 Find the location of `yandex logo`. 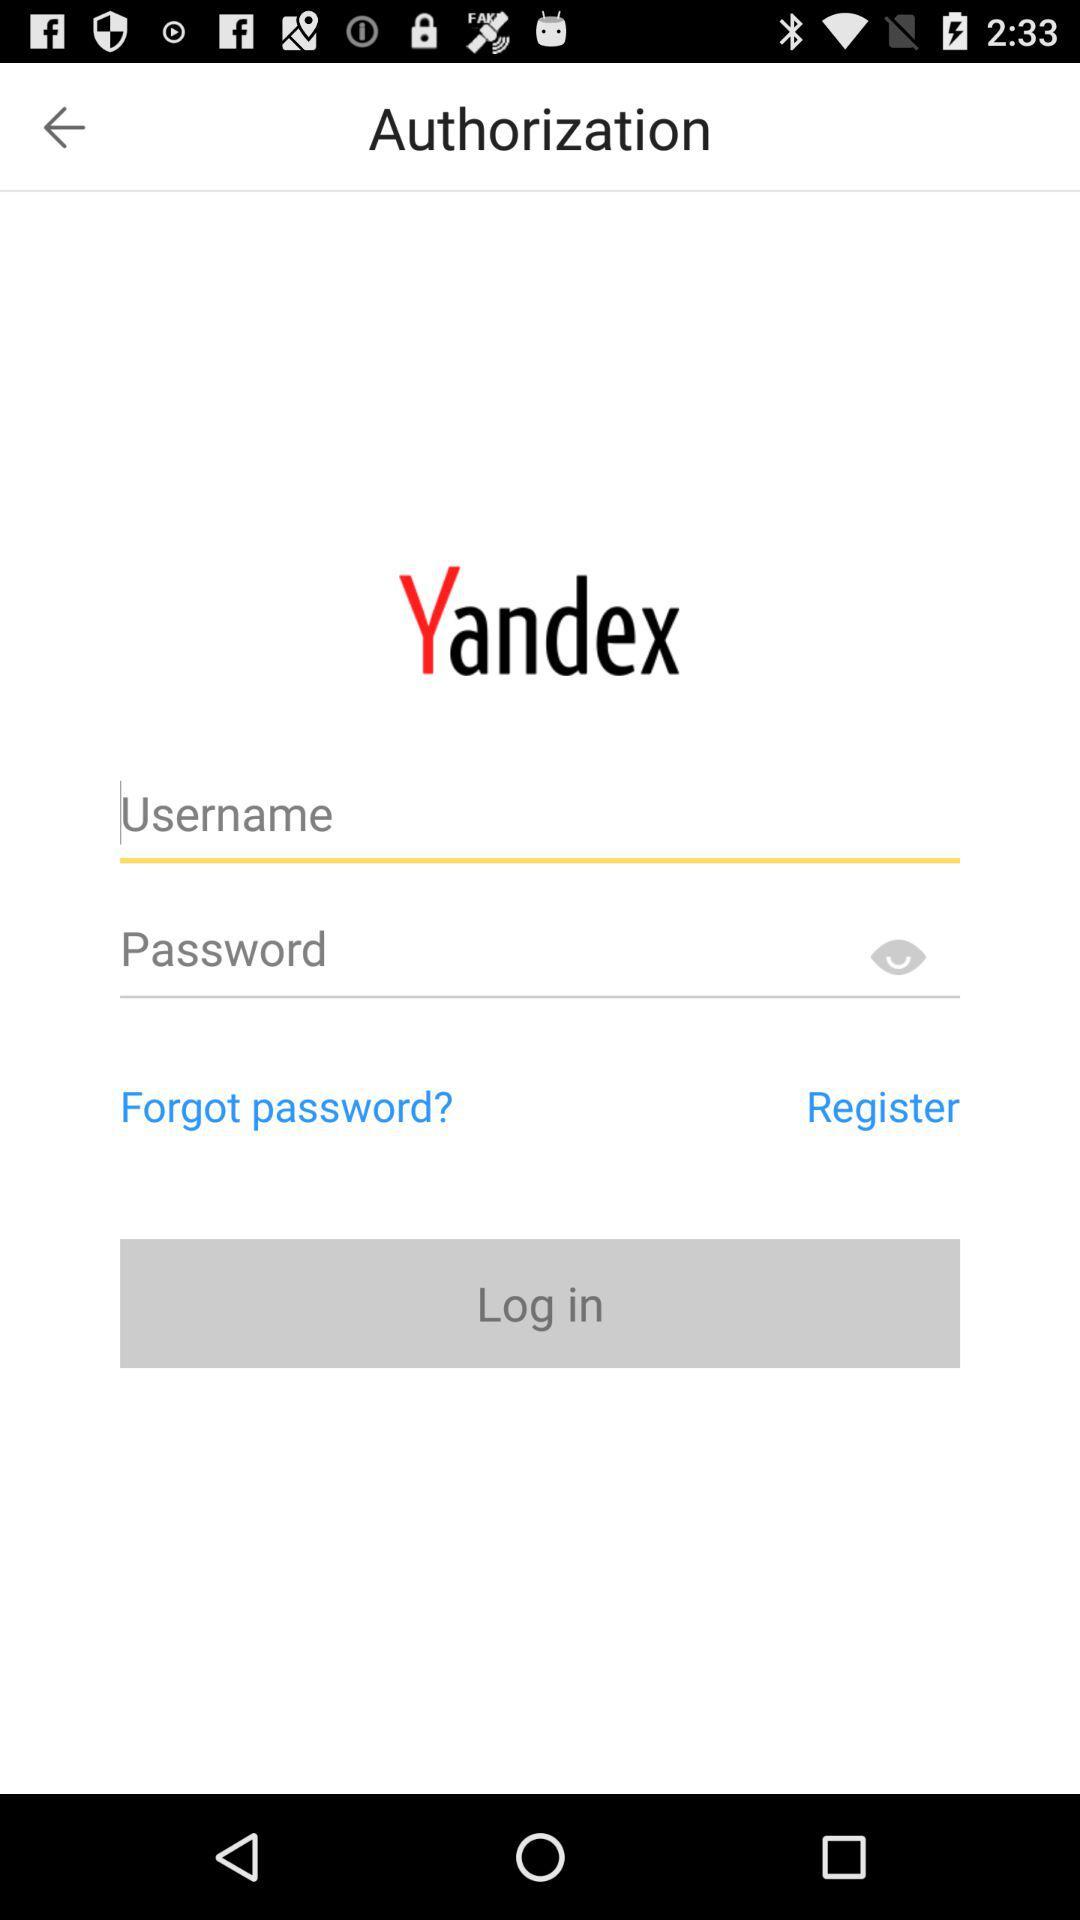

yandex logo is located at coordinates (538, 619).